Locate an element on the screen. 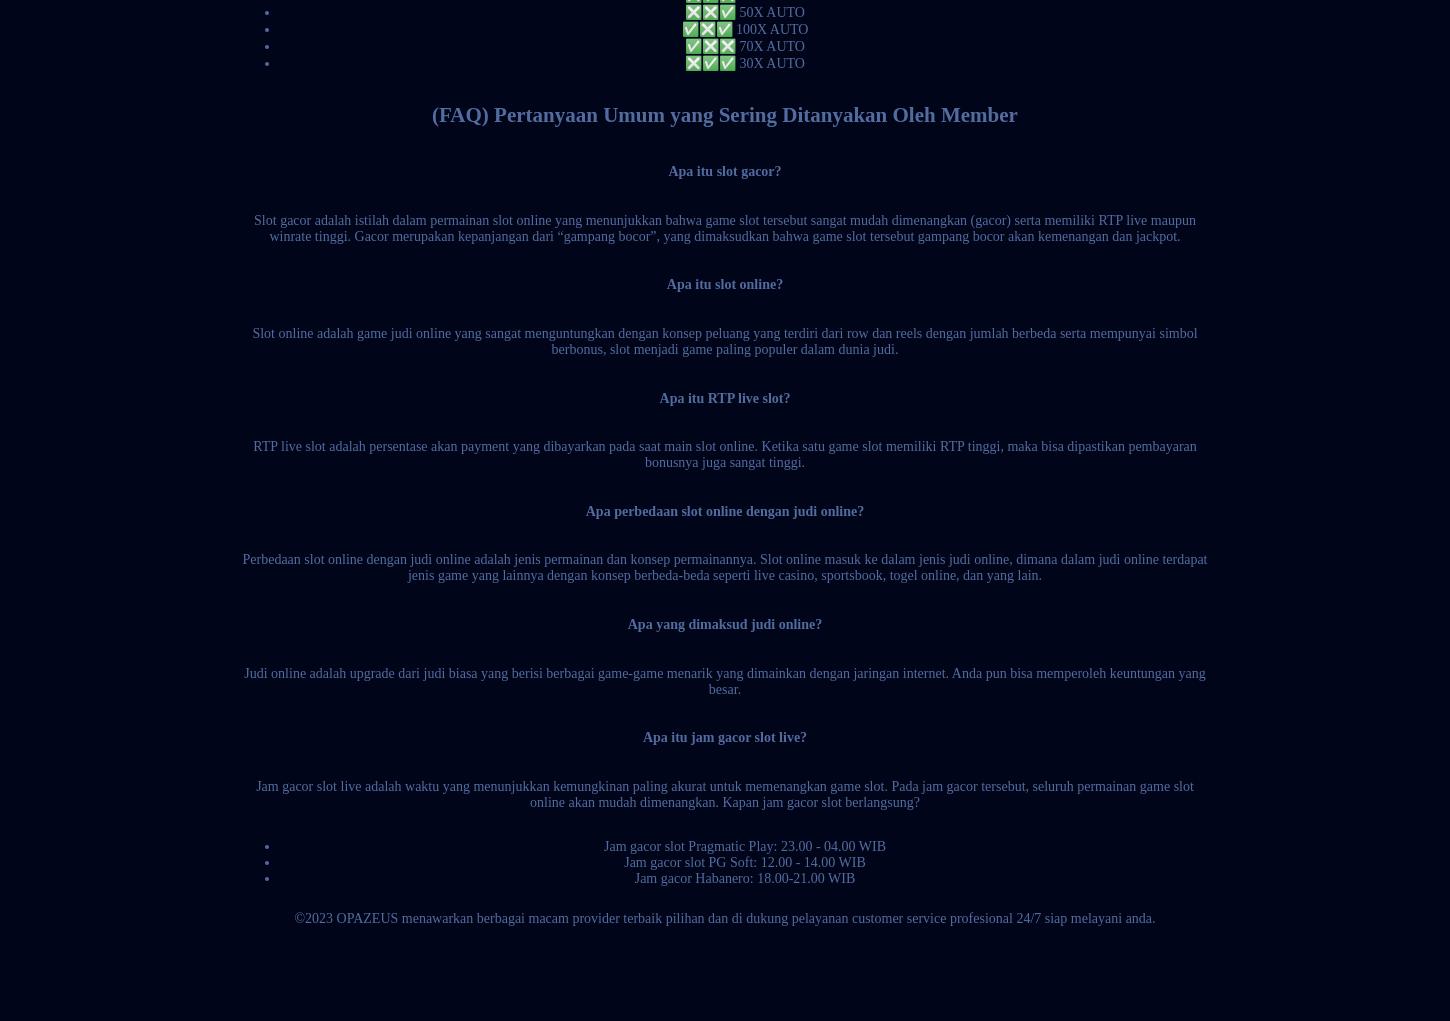 The height and width of the screenshot is (1021, 1450). 'Apa itu RTP live slot?' is located at coordinates (723, 396).